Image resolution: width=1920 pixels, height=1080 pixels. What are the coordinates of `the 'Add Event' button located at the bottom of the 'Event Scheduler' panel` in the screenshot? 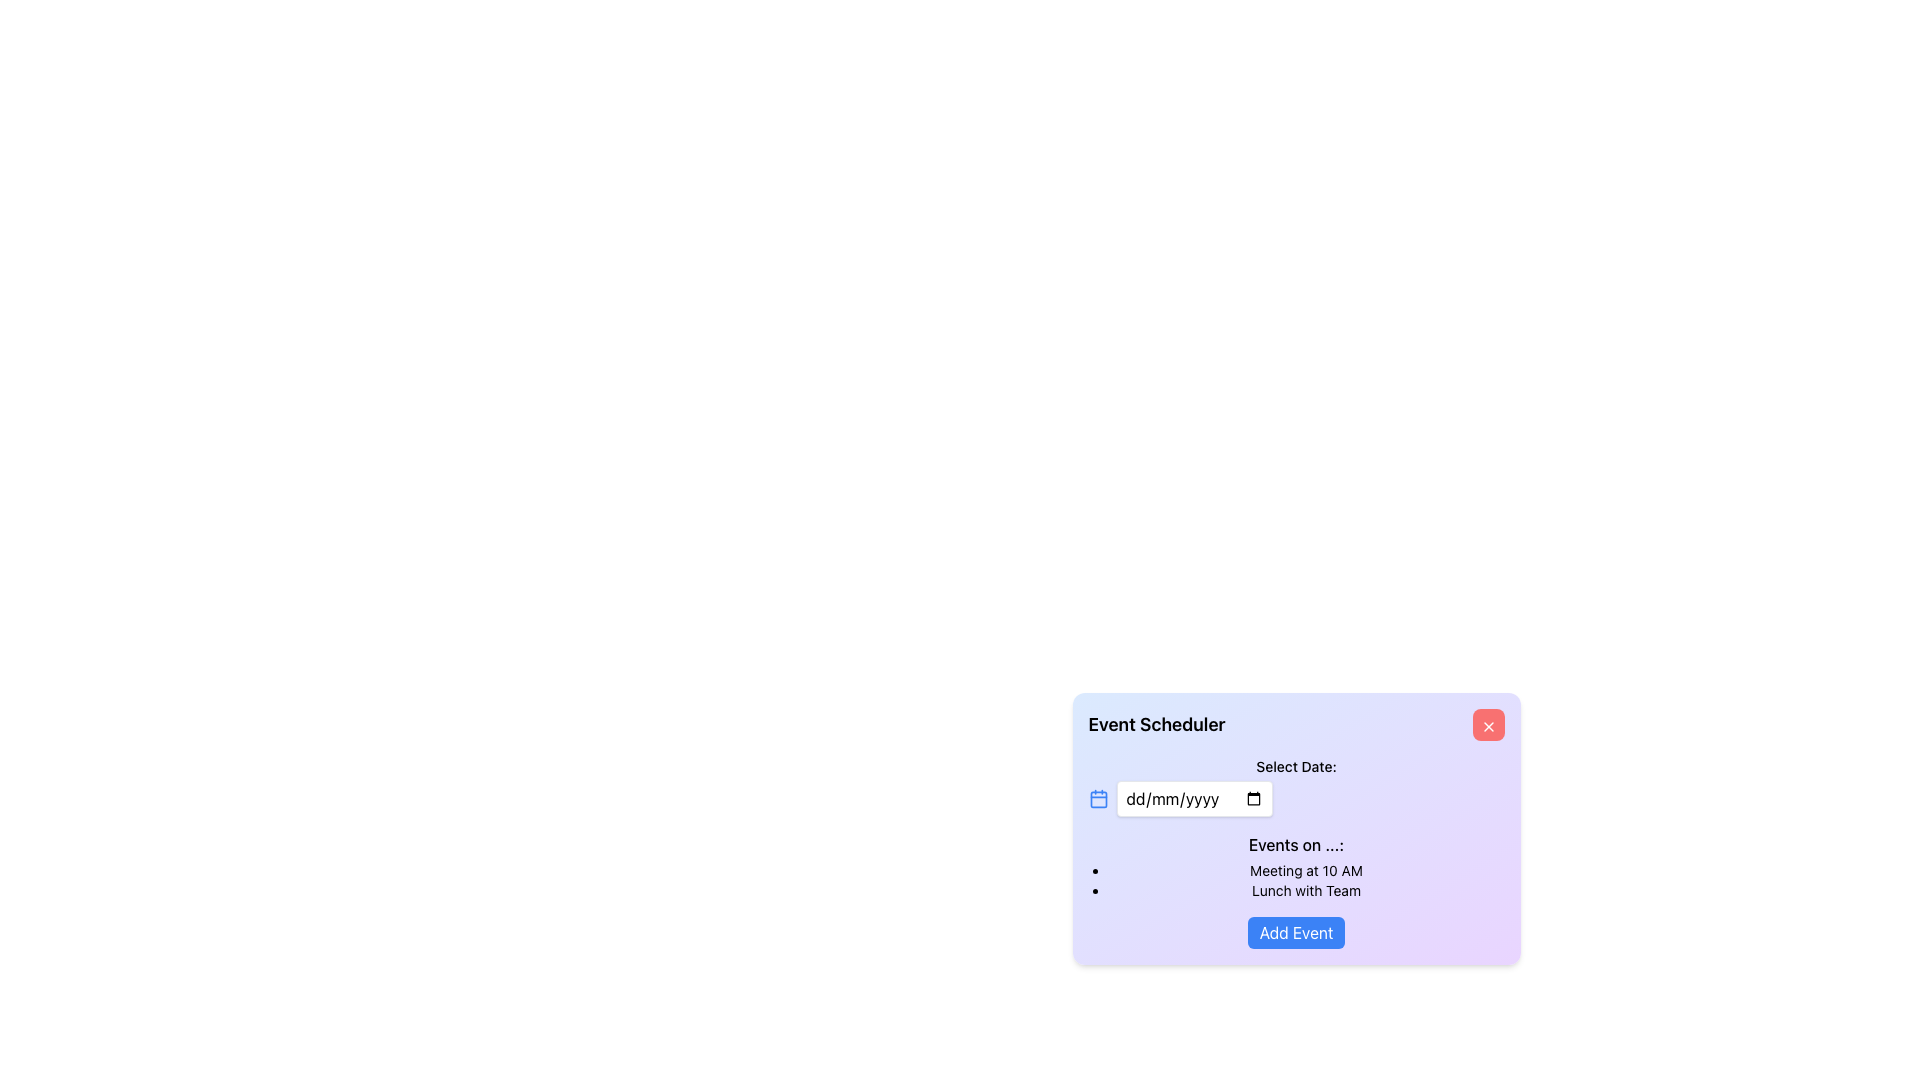 It's located at (1296, 933).